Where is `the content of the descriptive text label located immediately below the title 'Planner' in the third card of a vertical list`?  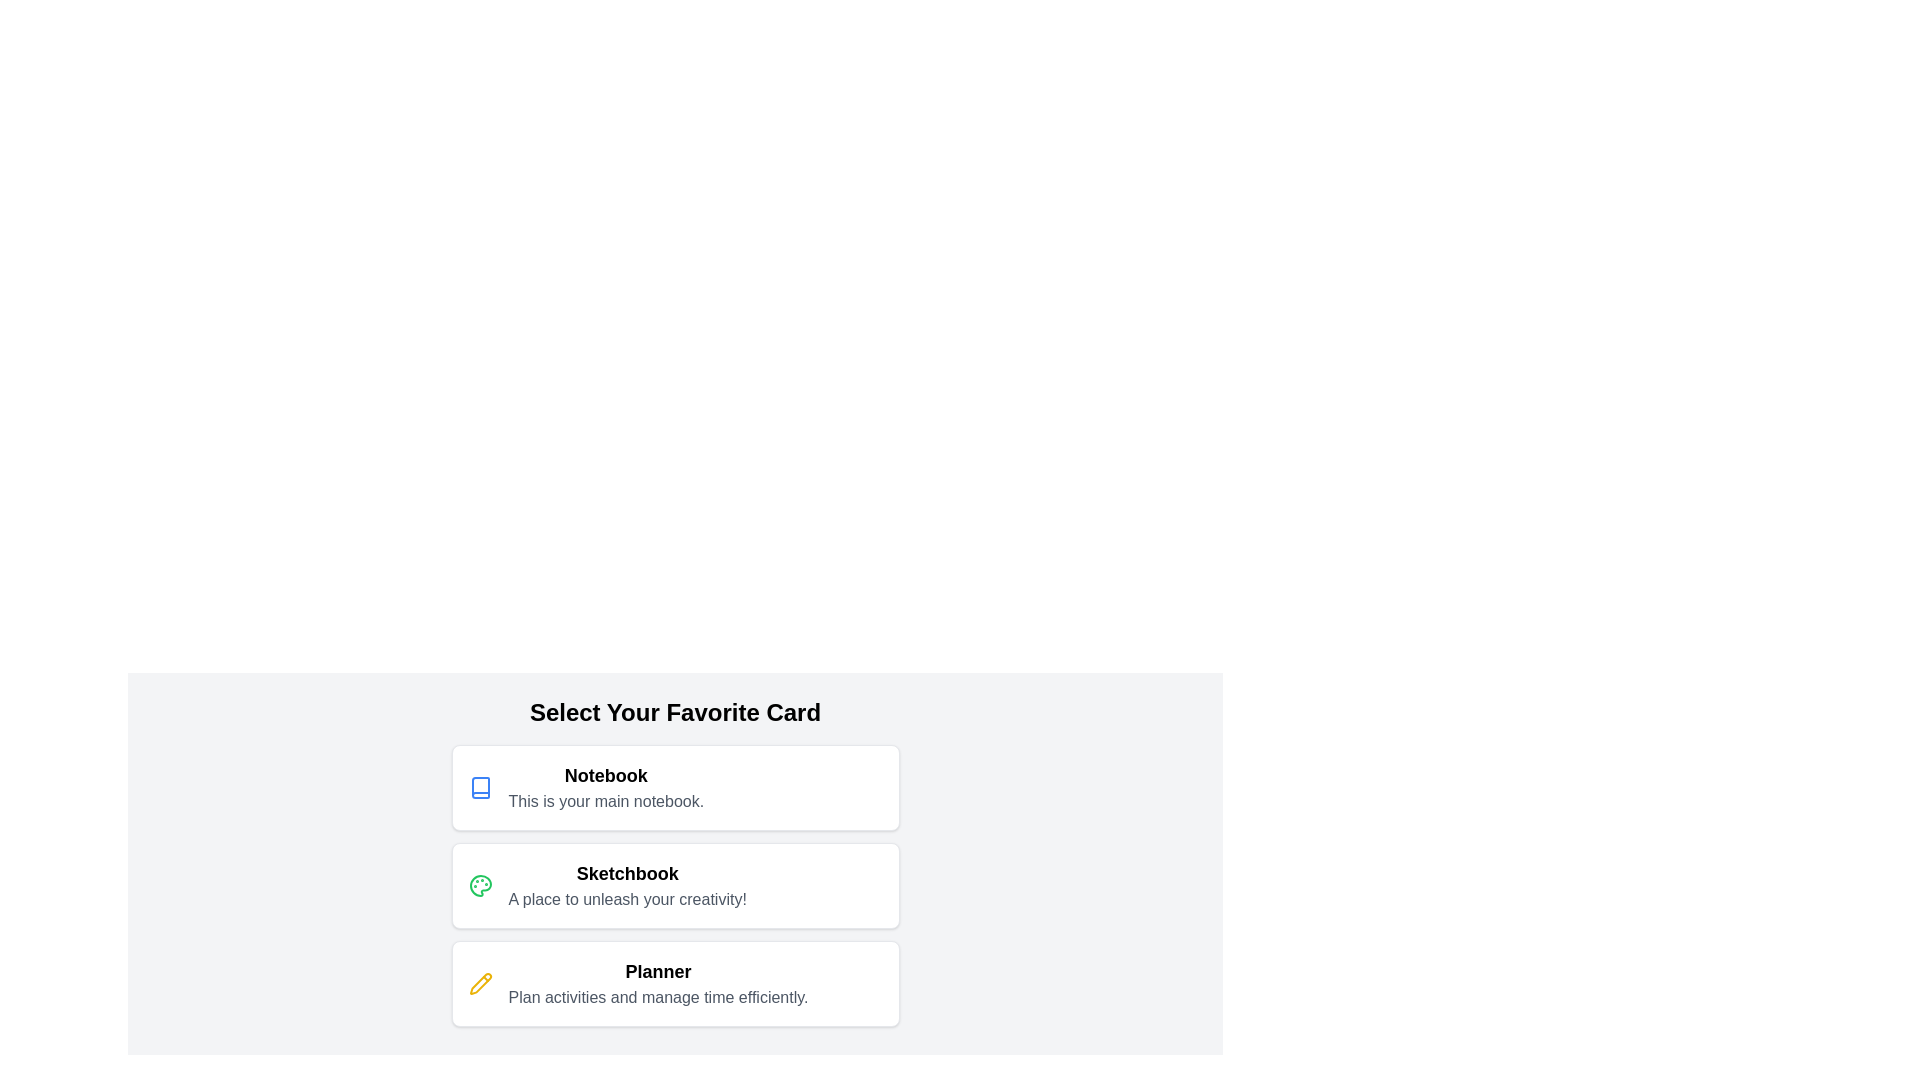
the content of the descriptive text label located immediately below the title 'Planner' in the third card of a vertical list is located at coordinates (658, 998).